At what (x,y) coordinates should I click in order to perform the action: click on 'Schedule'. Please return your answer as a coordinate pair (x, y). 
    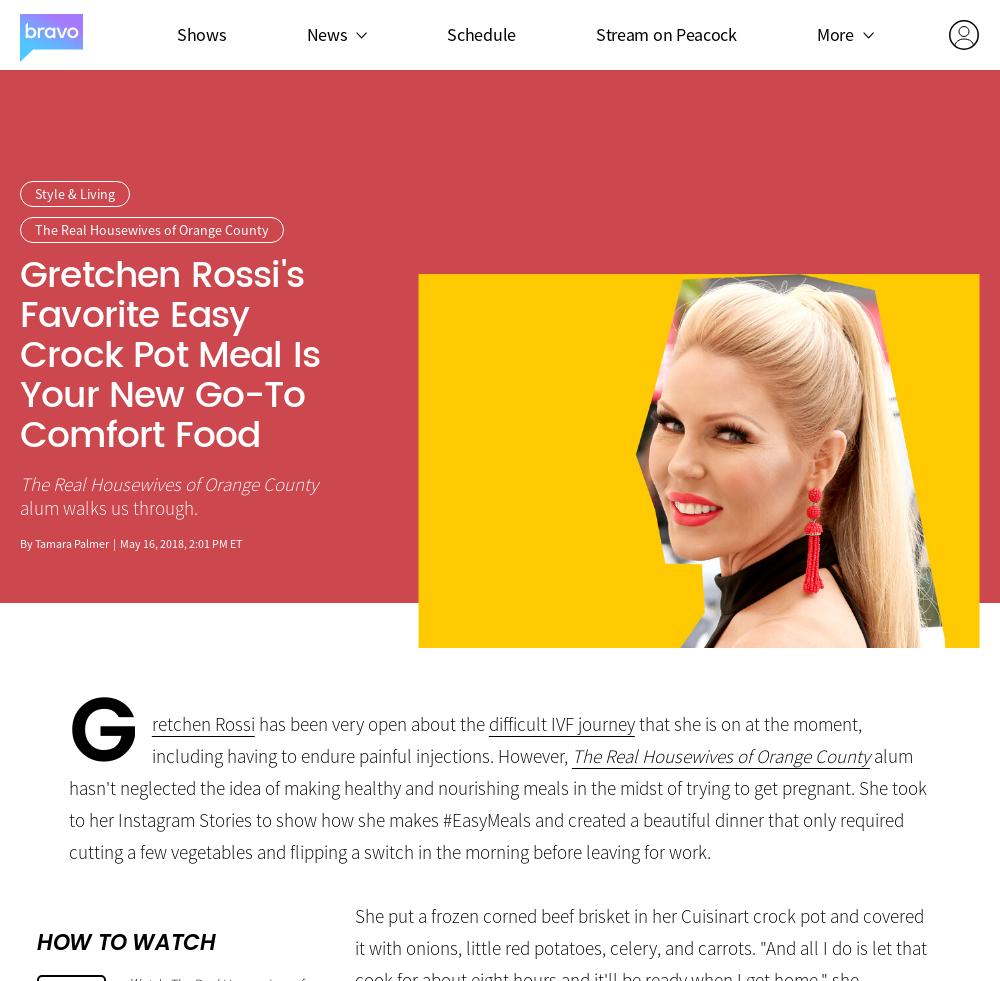
    Looking at the image, I should click on (480, 32).